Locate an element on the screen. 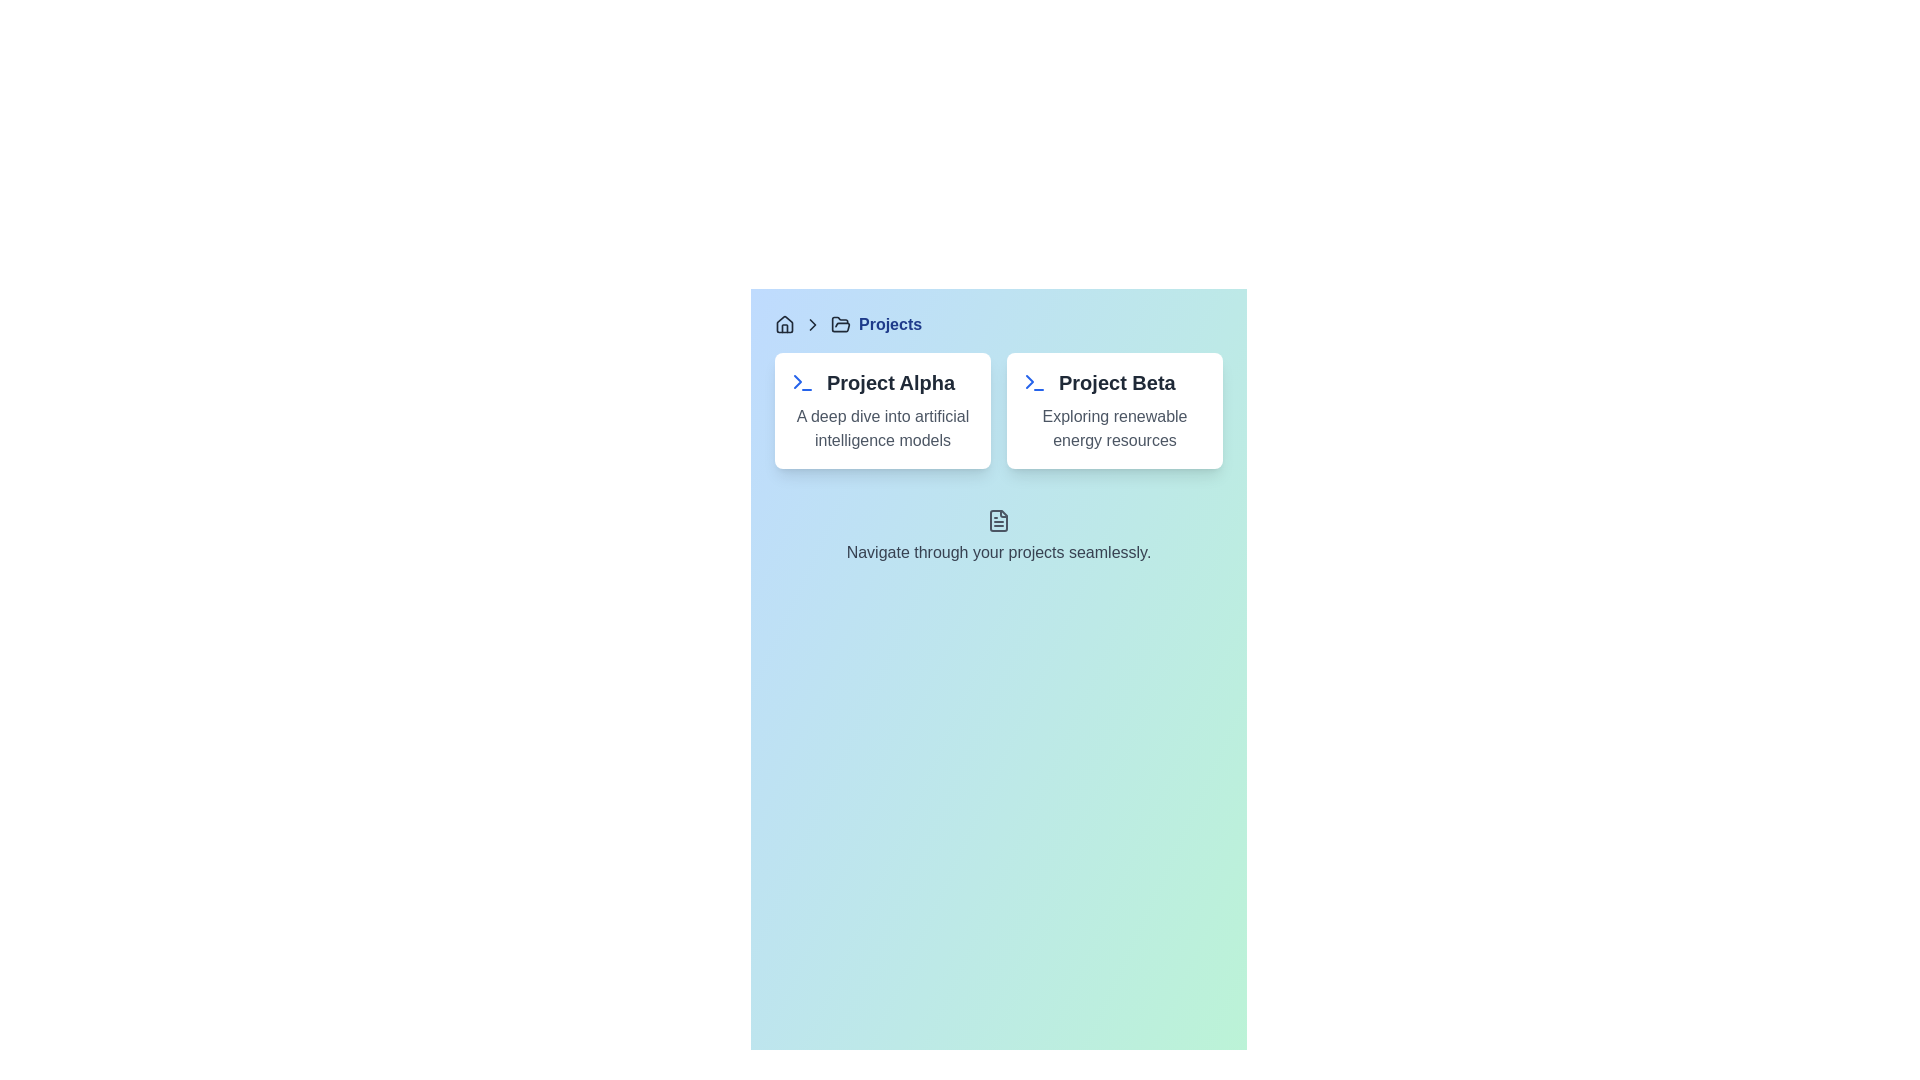 The width and height of the screenshot is (1920, 1080). the Breadcrumb navigation component indicating the current context ('Projects') is located at coordinates (998, 323).